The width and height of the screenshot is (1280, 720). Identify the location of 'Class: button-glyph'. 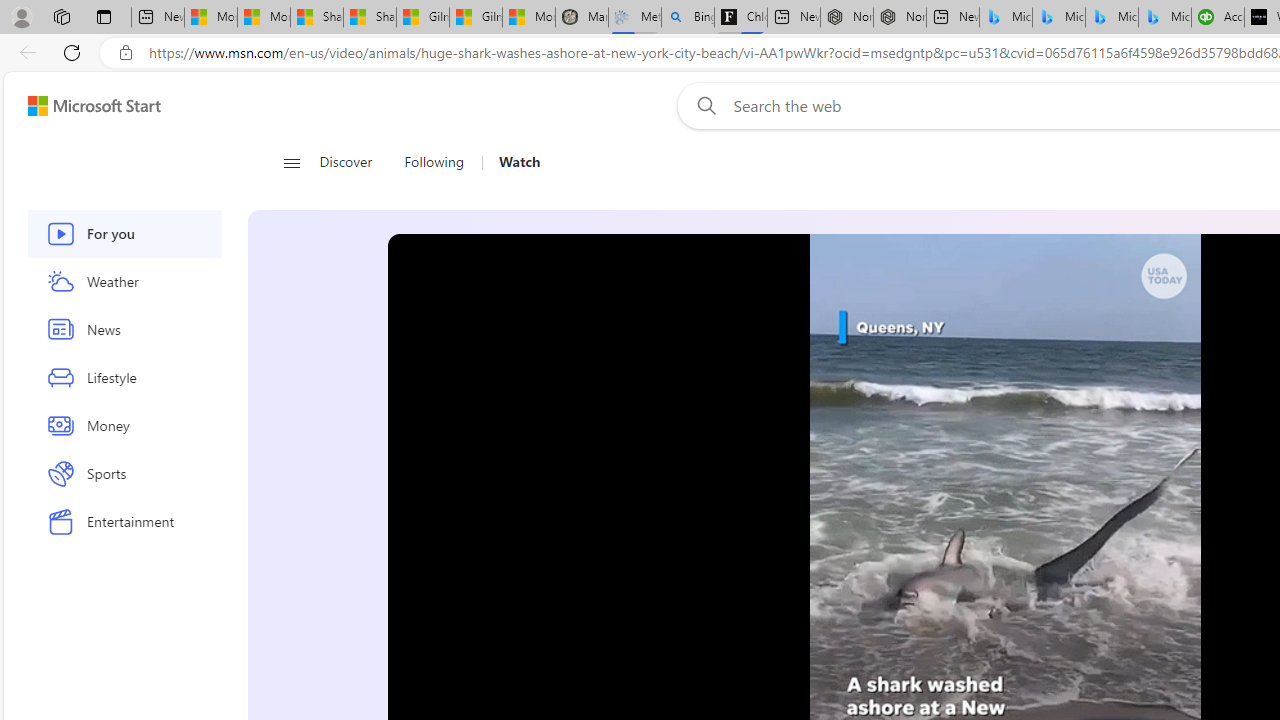
(290, 162).